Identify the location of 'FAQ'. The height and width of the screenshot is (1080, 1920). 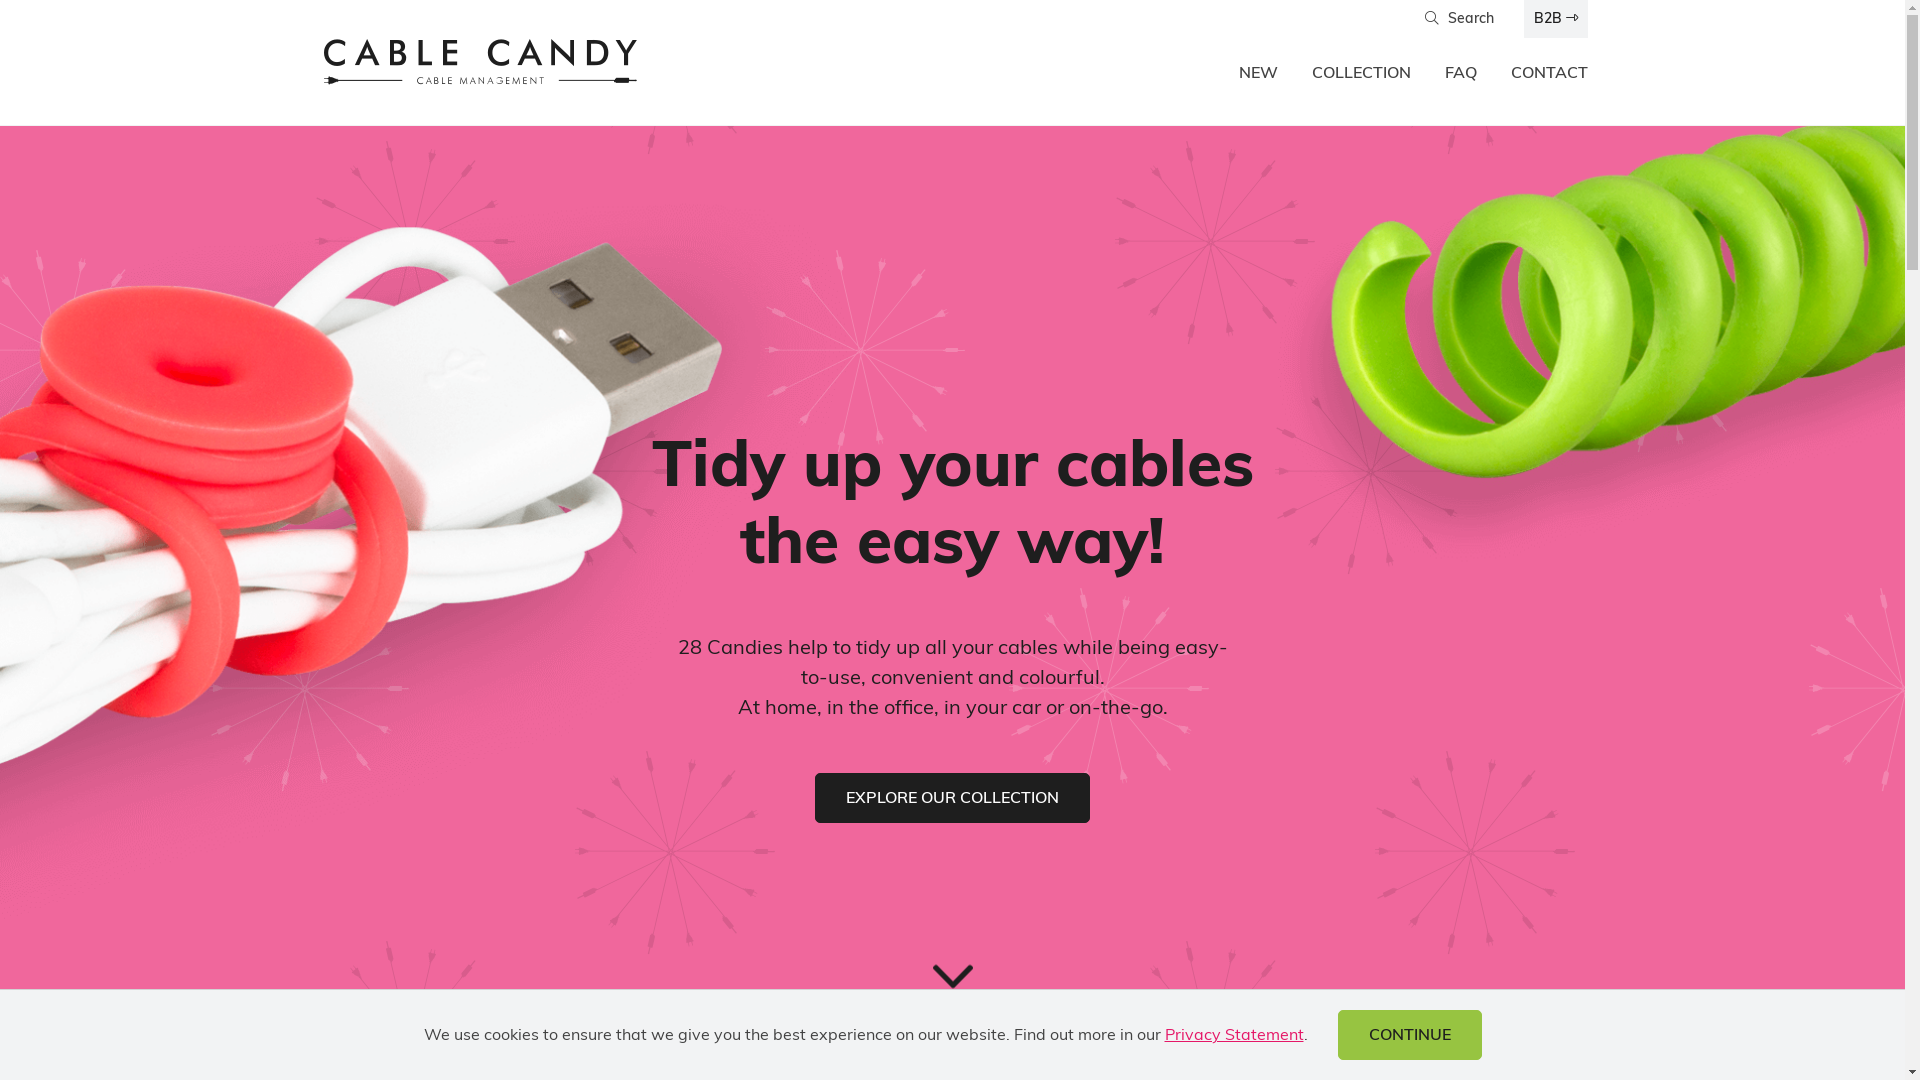
(1459, 74).